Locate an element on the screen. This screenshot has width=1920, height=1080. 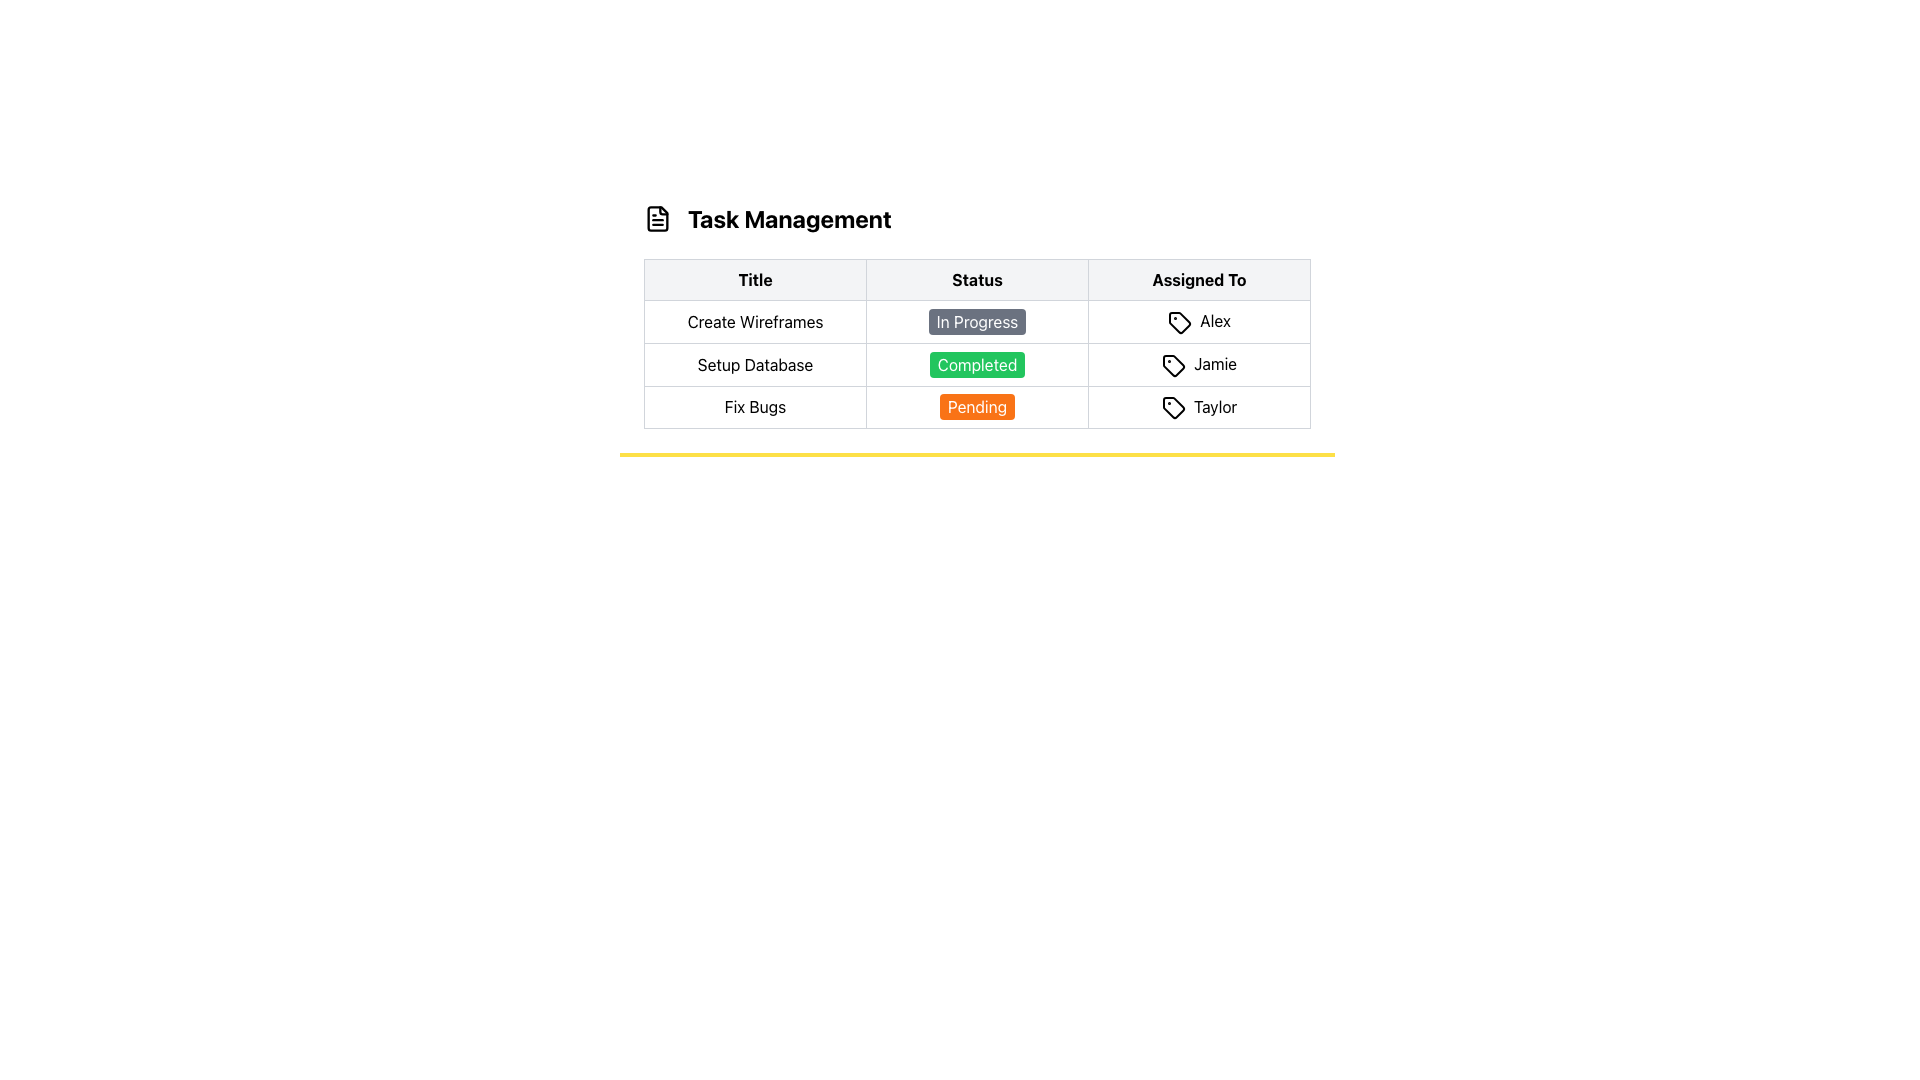
the styled text label indicating the completion status of the task 'Setup Database' located in the 'Status' column of the task management table is located at coordinates (977, 364).